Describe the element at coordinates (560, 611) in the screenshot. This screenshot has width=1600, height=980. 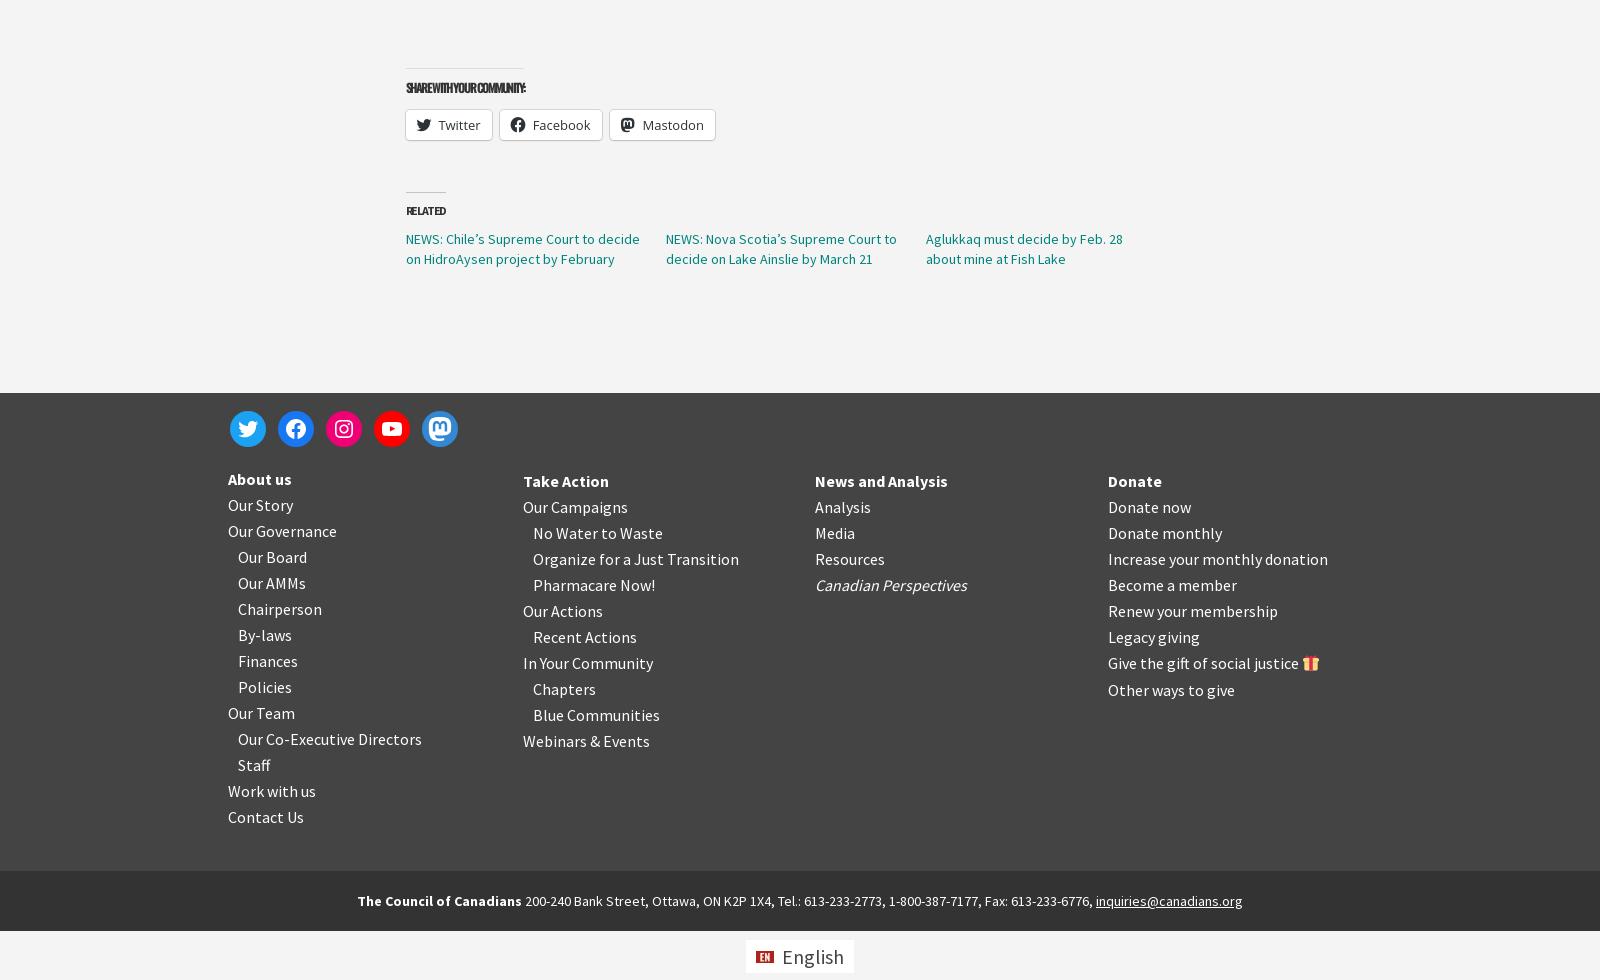
I see `'Our Actions'` at that location.